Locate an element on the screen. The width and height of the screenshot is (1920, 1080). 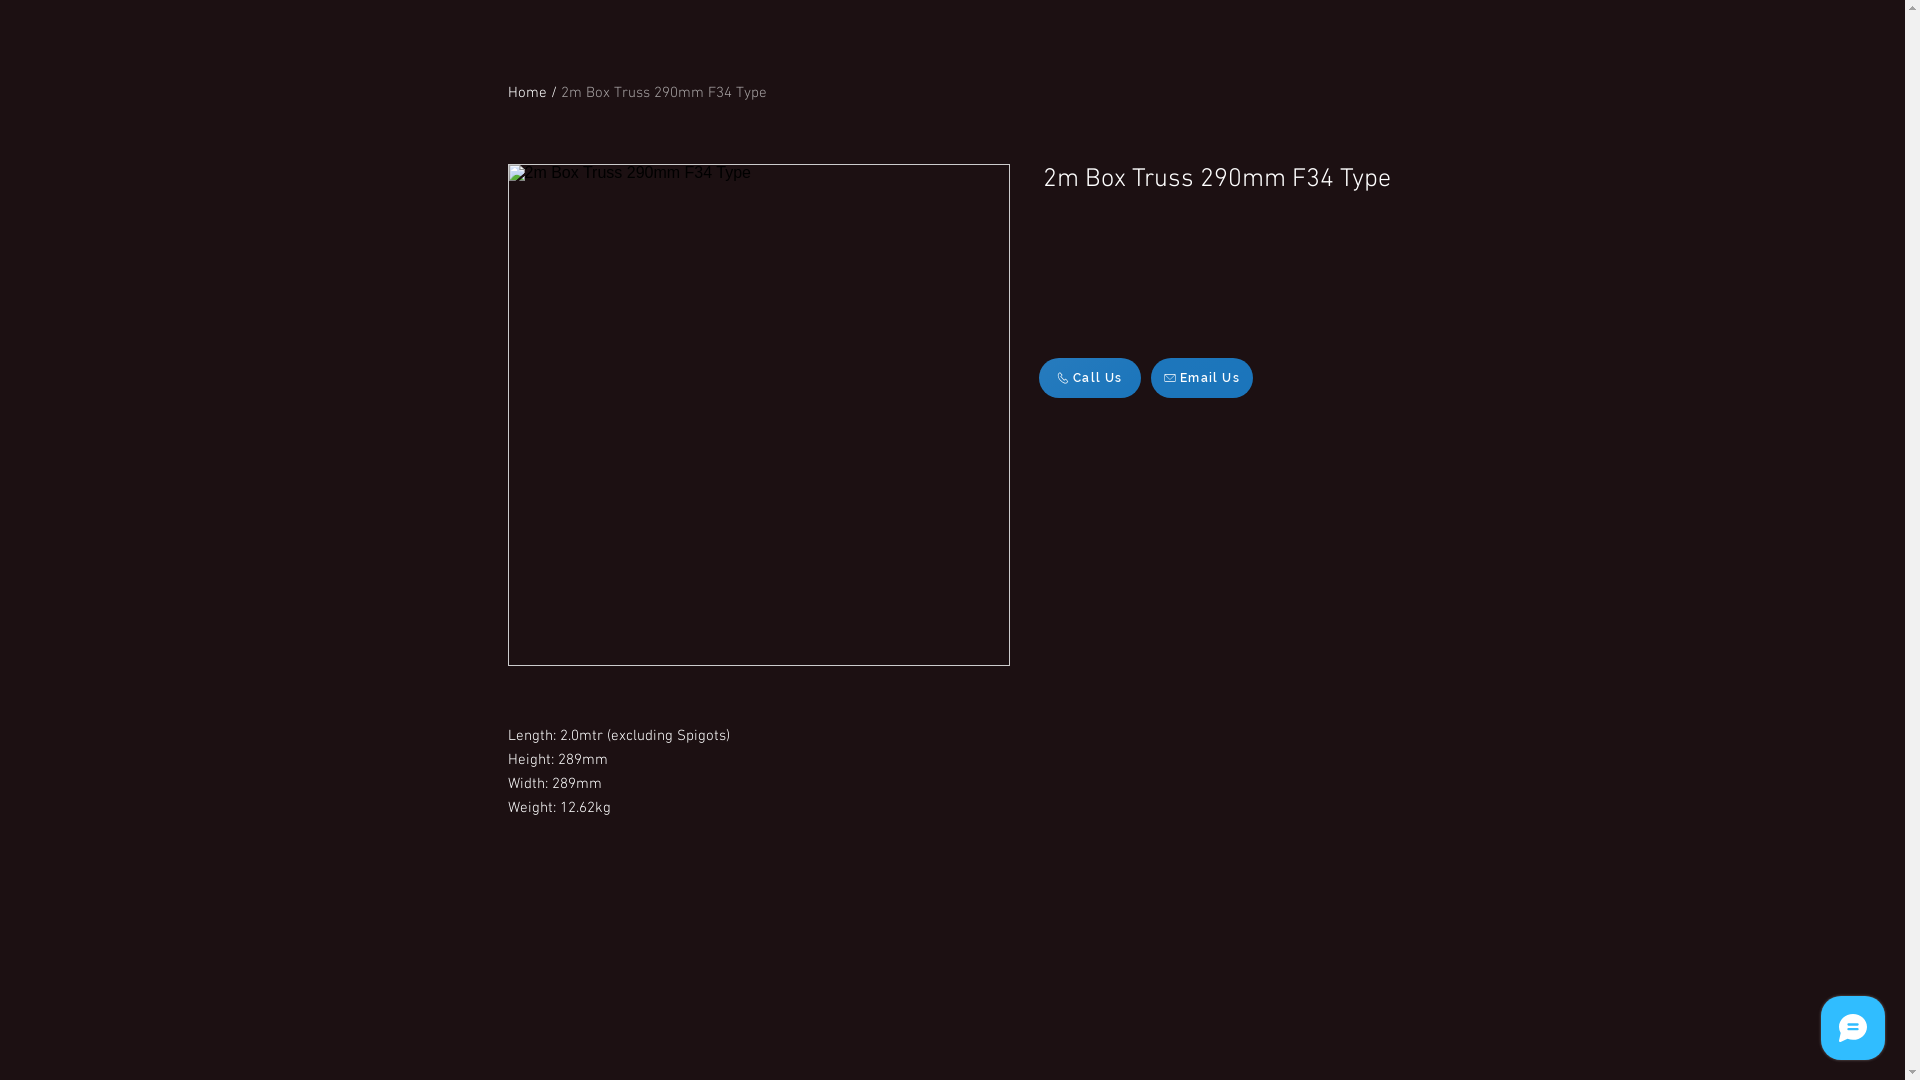
'Email Us' is located at coordinates (1200, 378).